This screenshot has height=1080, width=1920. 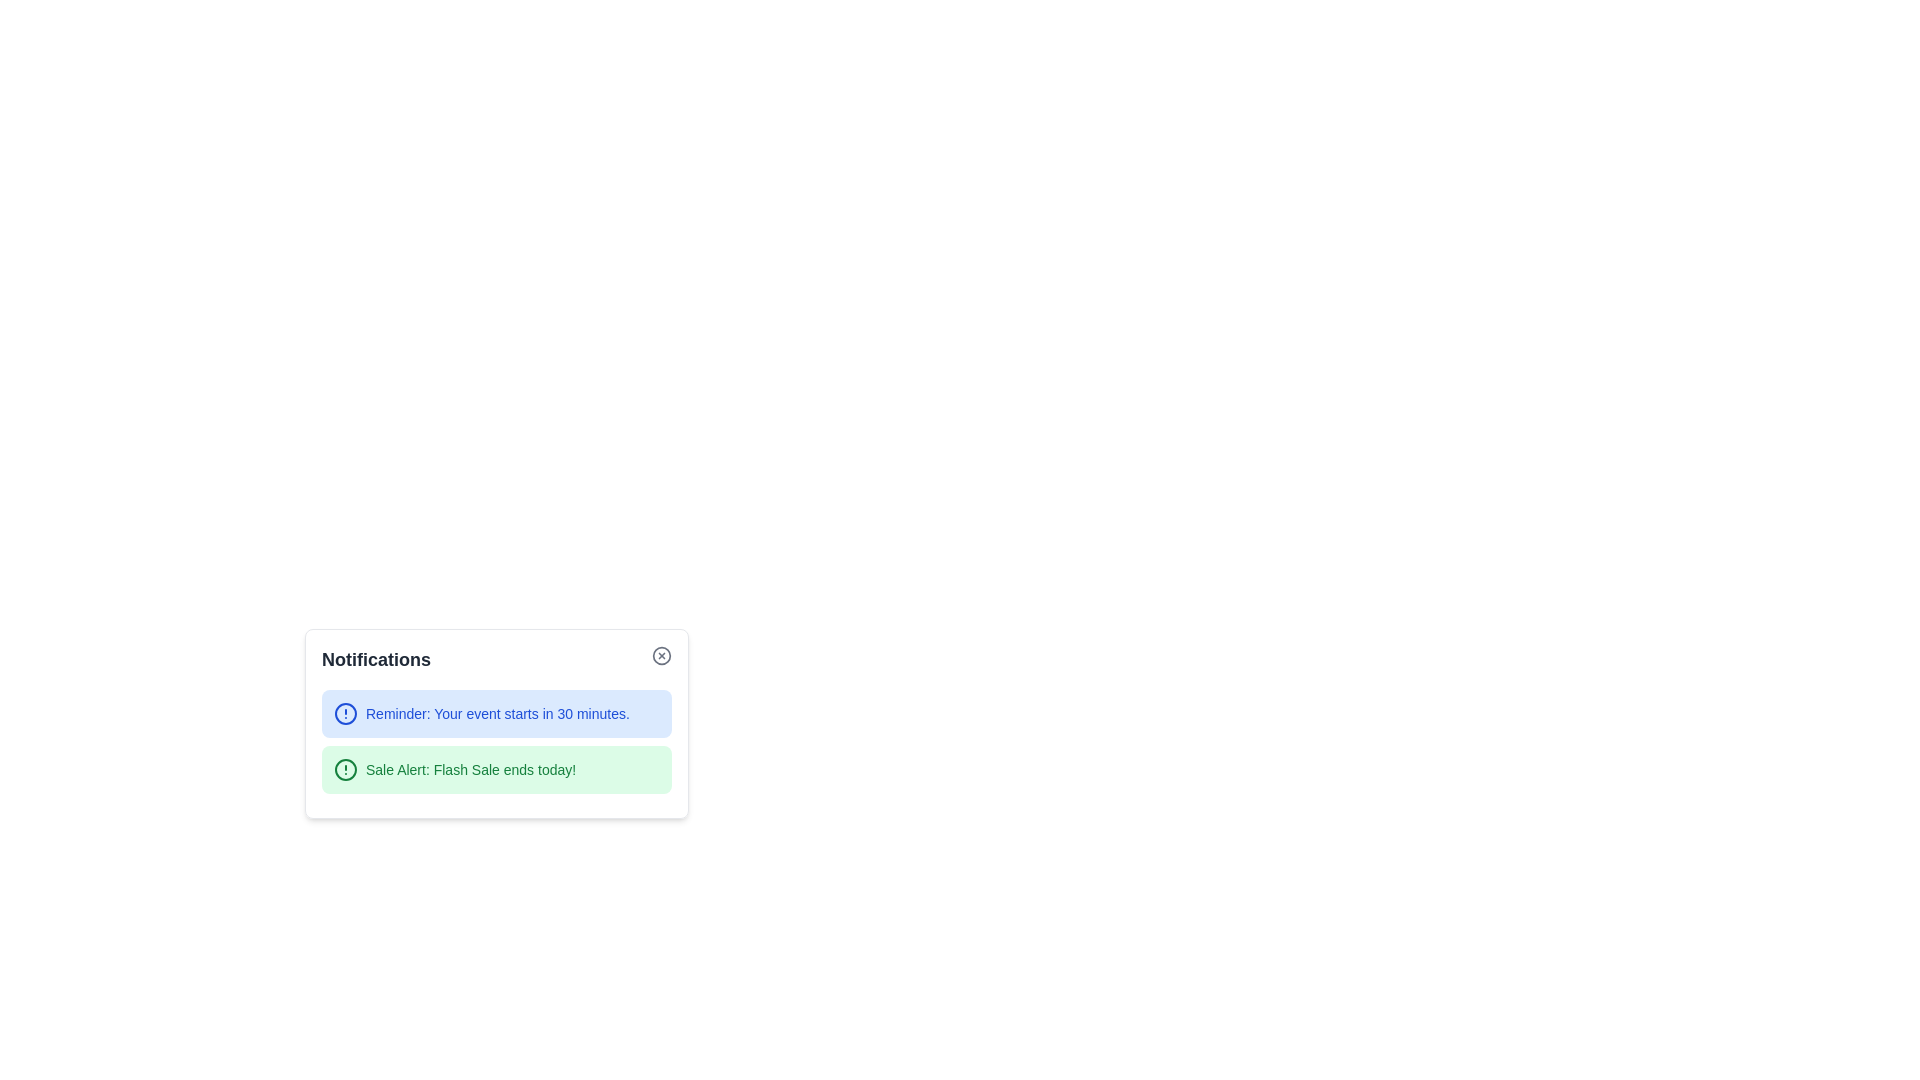 I want to click on the circular blue icon with an outlined border and vertical line inside, located in the top notification card before the text 'Reminder: Your event starts in 30 minutes.', so click(x=345, y=712).